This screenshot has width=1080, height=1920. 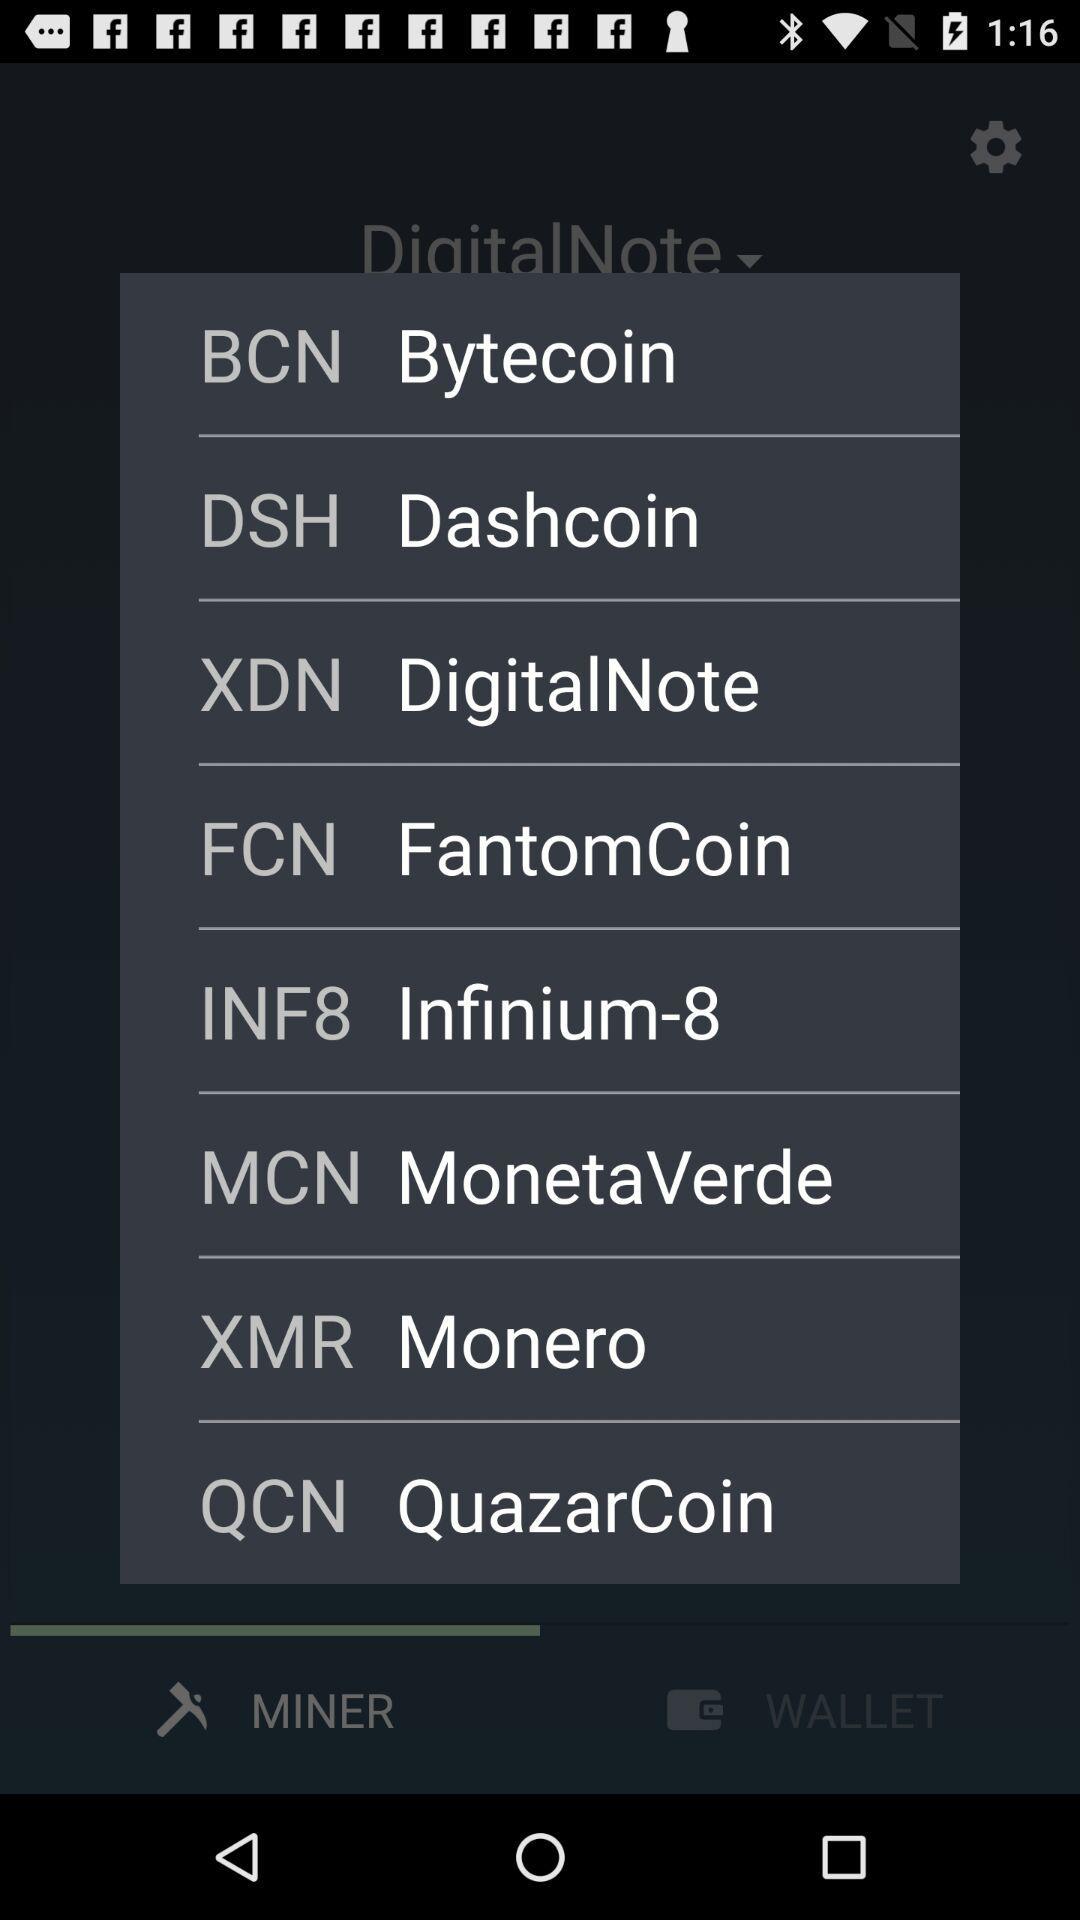 I want to click on the item above mcn icon, so click(x=651, y=1010).